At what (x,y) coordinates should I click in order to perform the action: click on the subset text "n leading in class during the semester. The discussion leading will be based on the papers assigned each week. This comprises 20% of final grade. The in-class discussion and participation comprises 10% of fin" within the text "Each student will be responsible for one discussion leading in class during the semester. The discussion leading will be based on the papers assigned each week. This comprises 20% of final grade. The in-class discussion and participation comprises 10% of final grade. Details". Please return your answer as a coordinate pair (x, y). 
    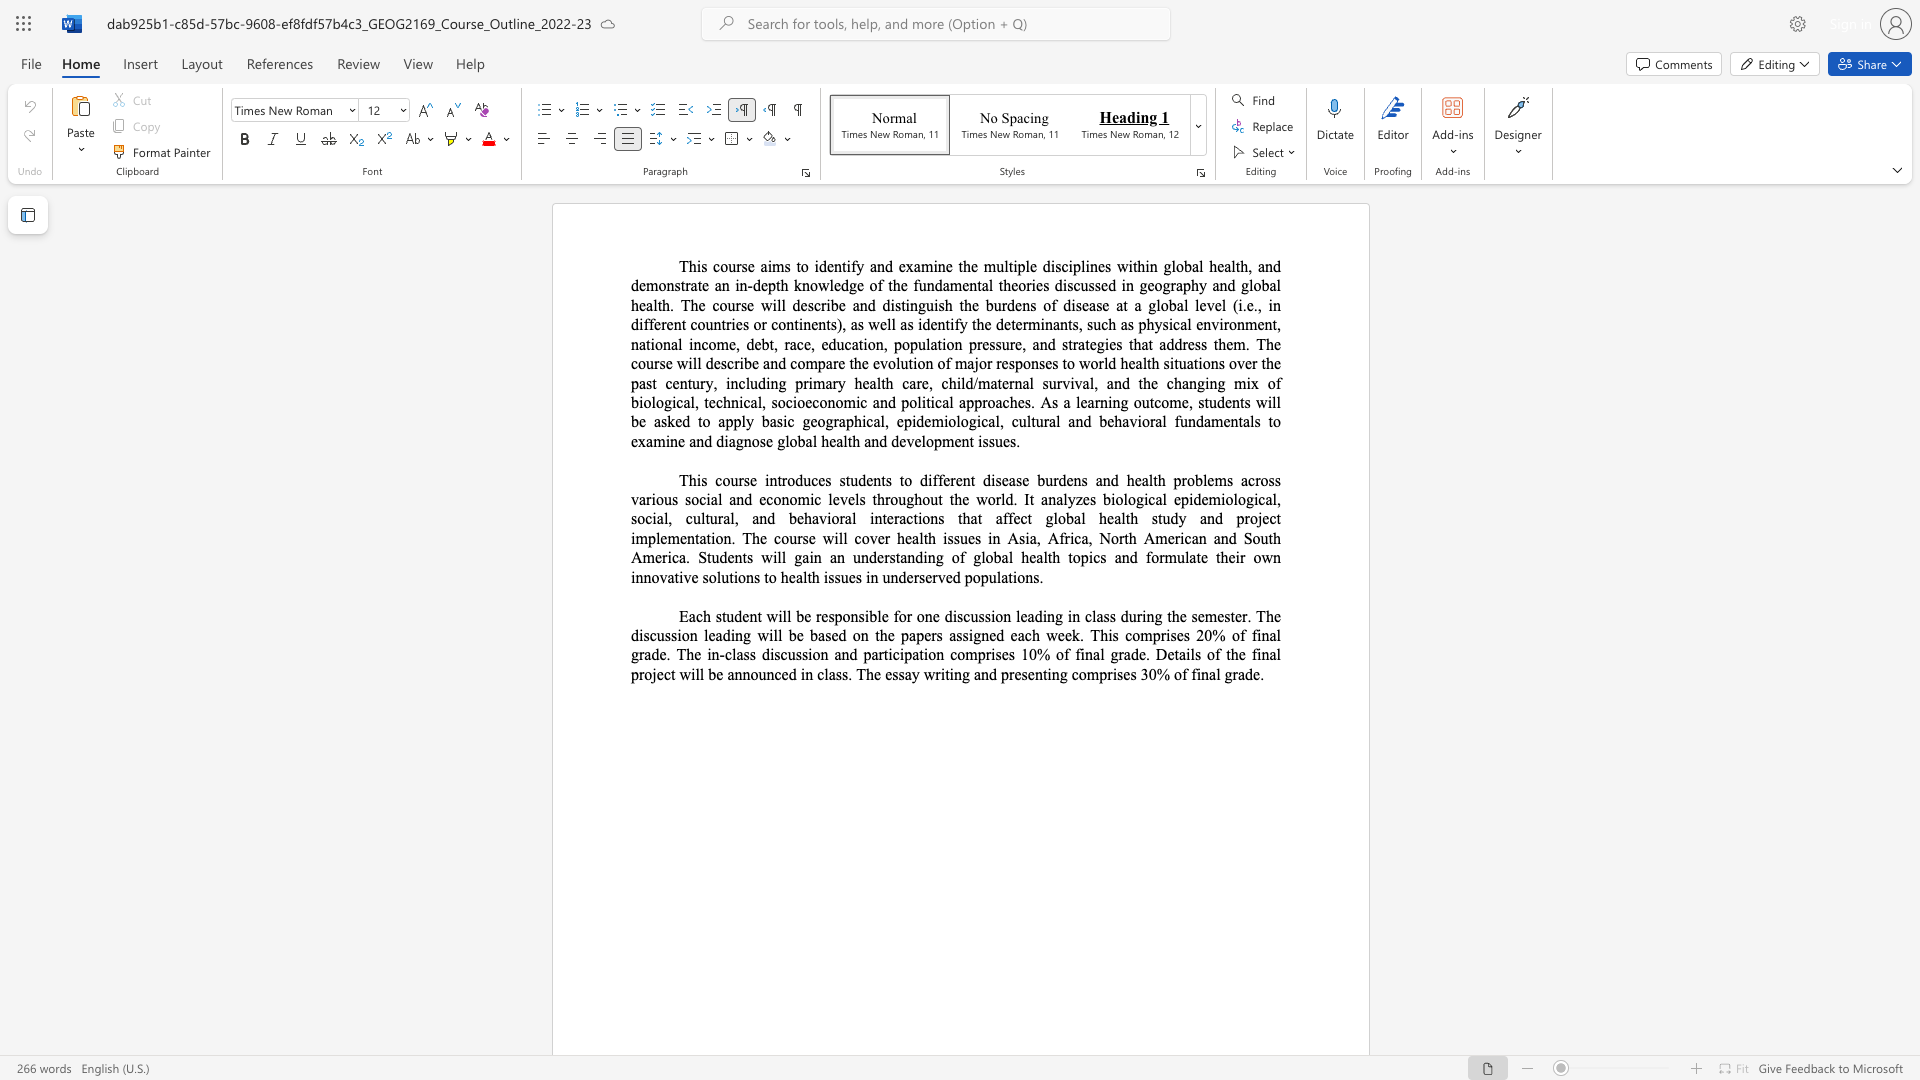
    Looking at the image, I should click on (1003, 615).